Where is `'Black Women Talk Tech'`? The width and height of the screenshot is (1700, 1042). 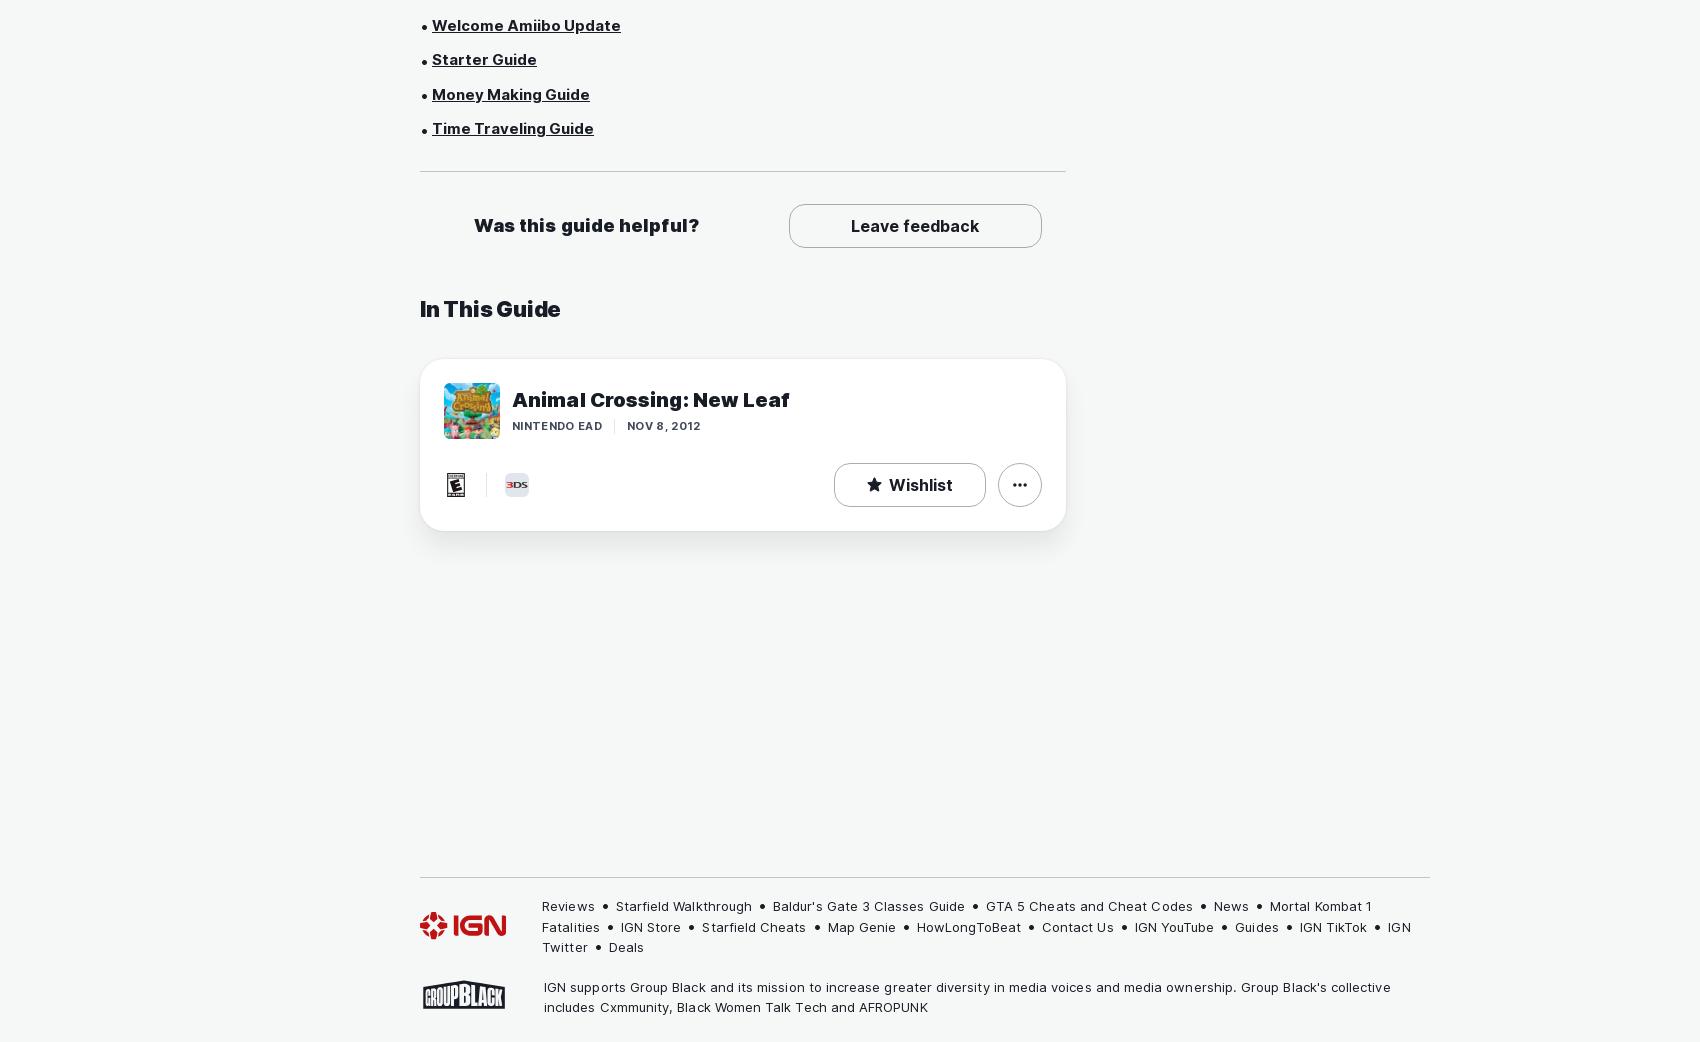 'Black Women Talk Tech' is located at coordinates (750, 1006).